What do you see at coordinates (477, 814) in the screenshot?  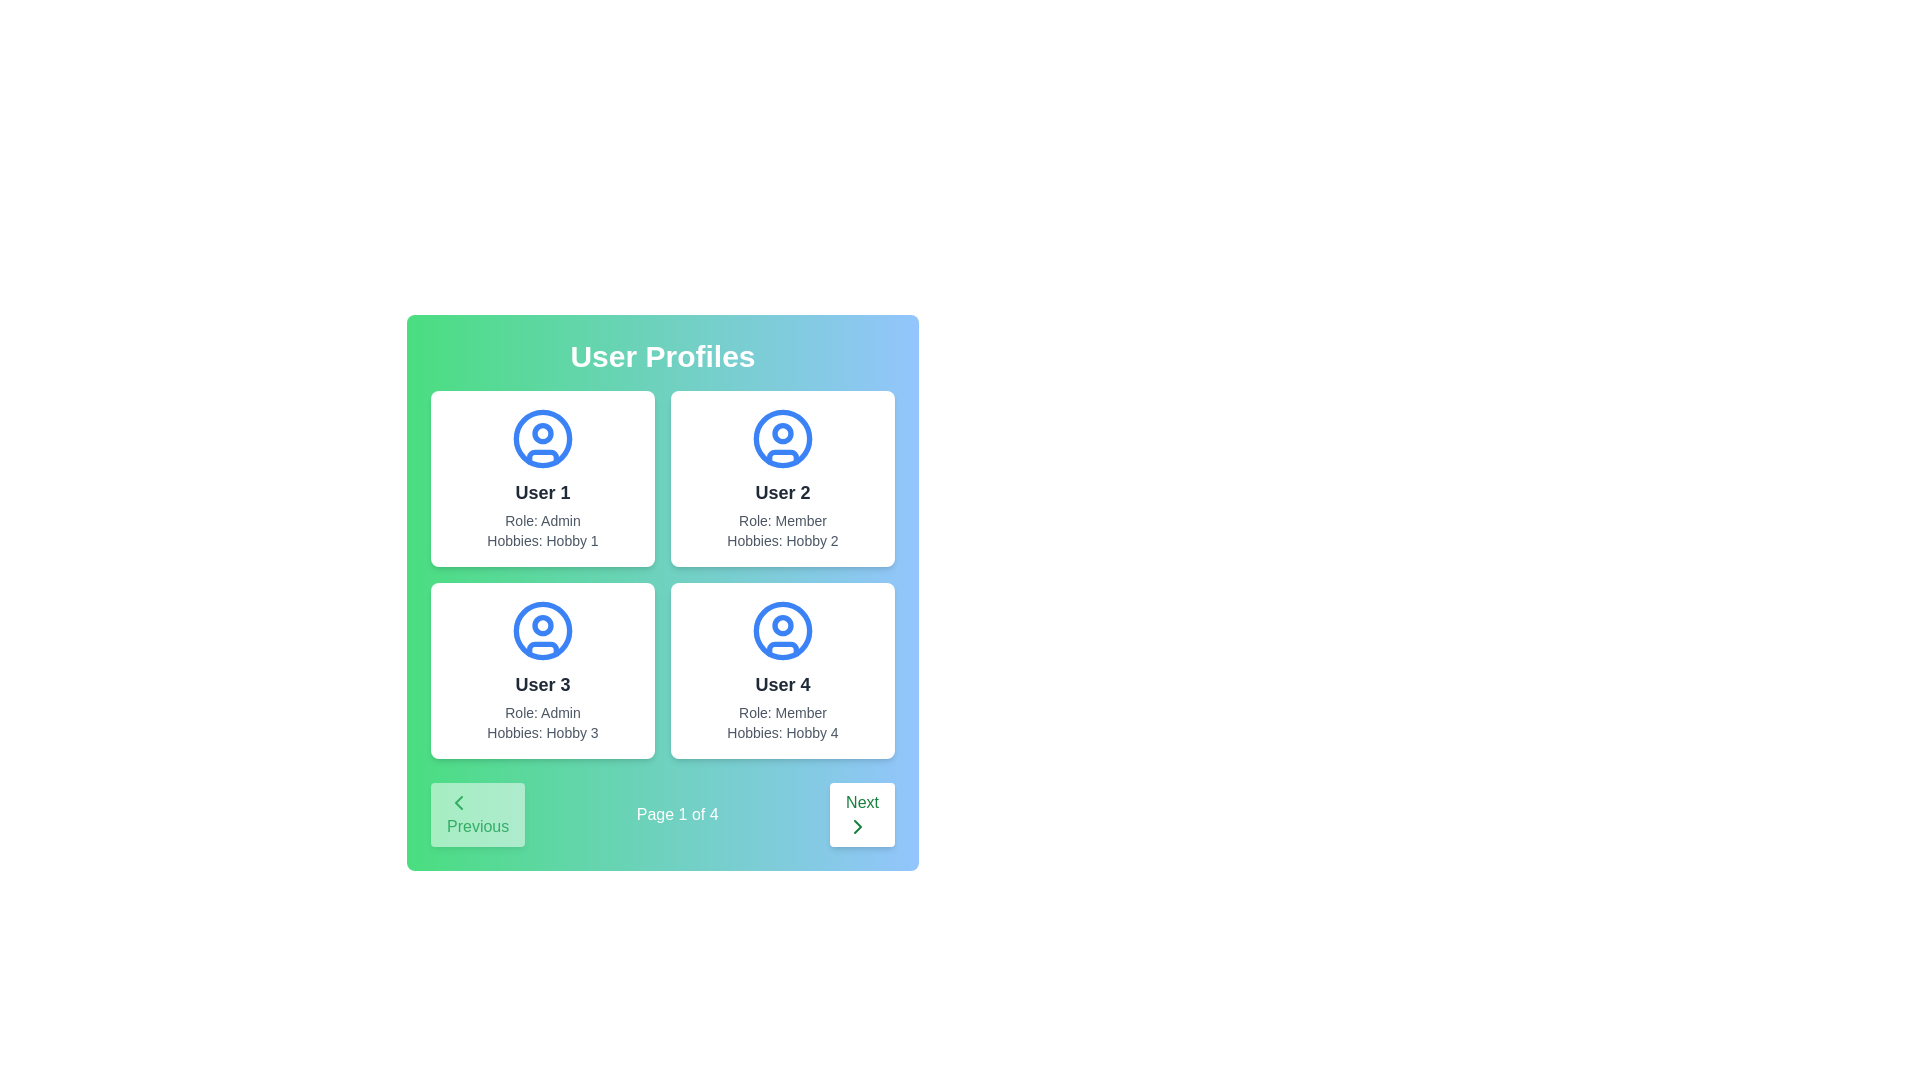 I see `the leftmost button in the horizontal navigation group at the bottom of the UI` at bounding box center [477, 814].